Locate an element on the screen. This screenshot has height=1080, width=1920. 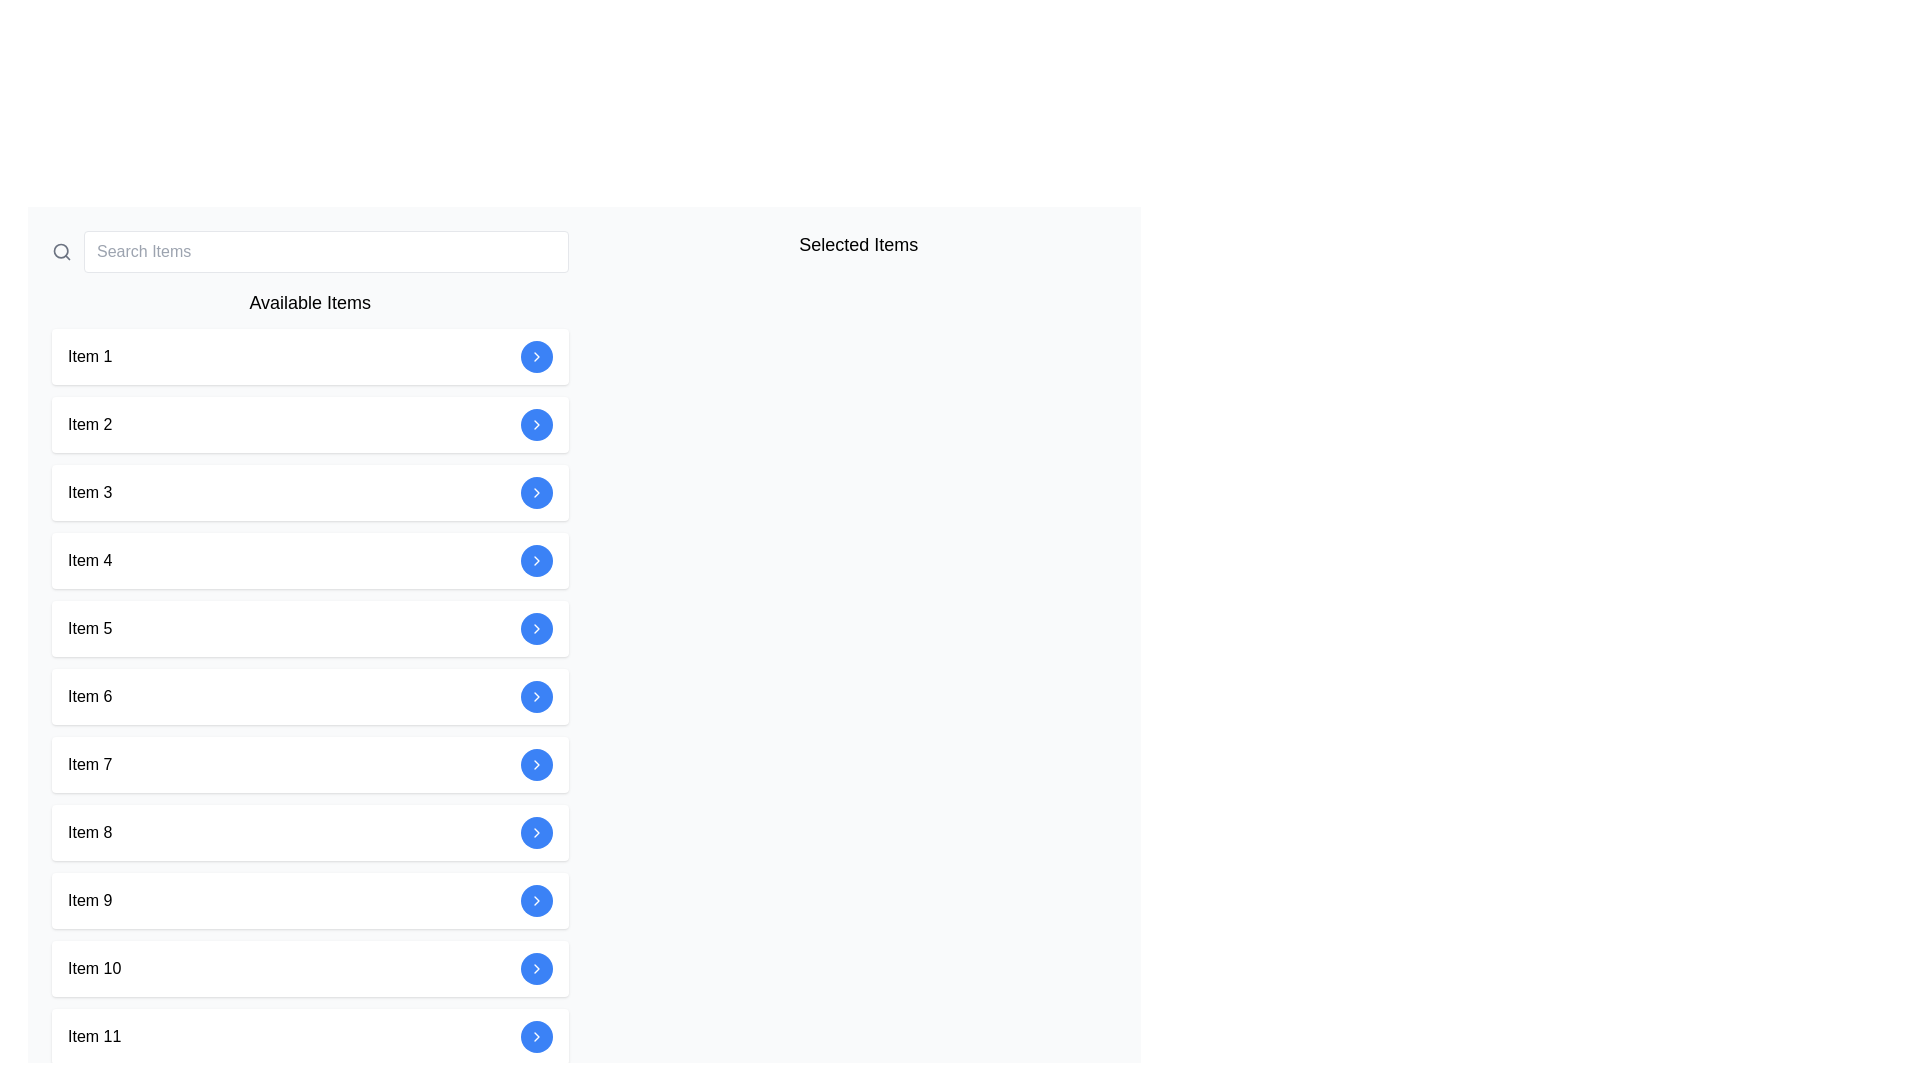
the text label displaying 'Item 2' in the 'Available Items' section, which is positioned in a vertically aligned list and has a blue circular button aligned to its right is located at coordinates (89, 423).